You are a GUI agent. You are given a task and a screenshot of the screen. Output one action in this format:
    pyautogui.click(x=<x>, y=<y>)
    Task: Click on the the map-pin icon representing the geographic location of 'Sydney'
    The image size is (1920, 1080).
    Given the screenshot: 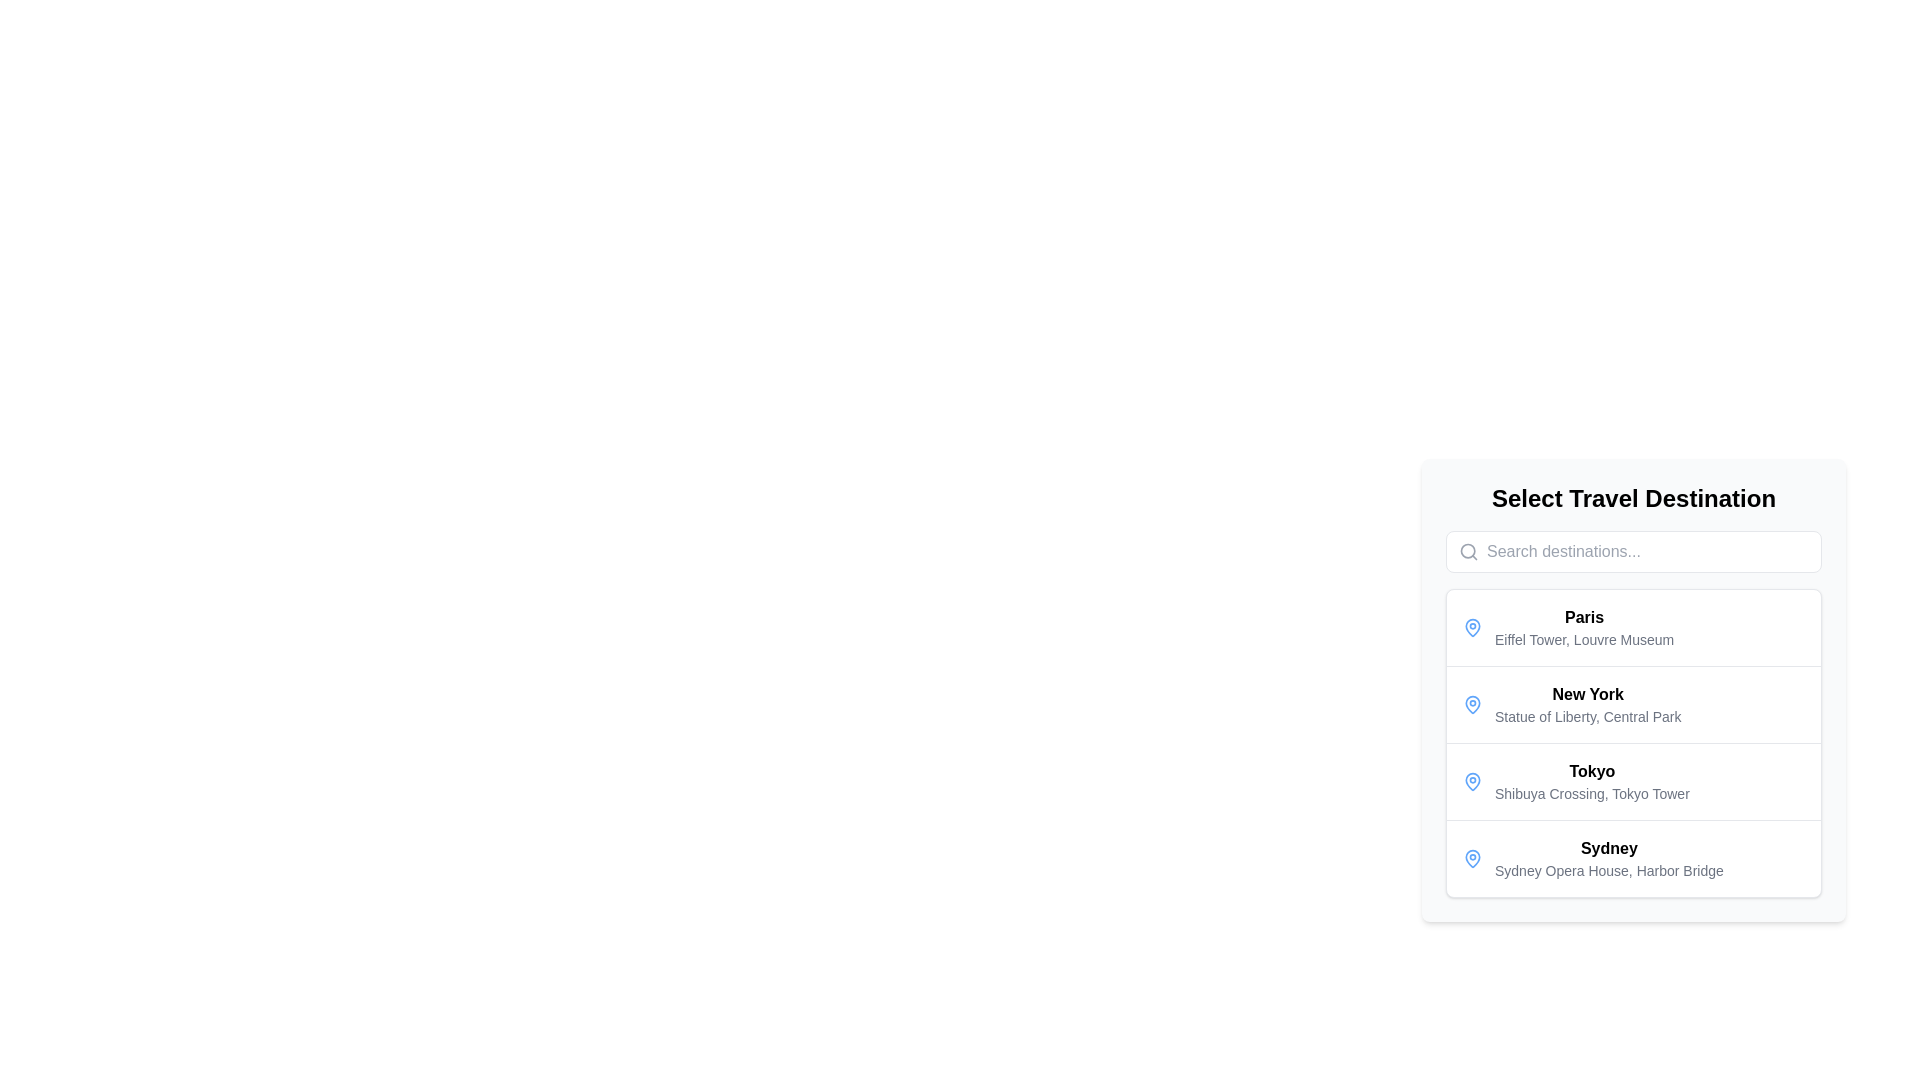 What is the action you would take?
    pyautogui.click(x=1473, y=856)
    